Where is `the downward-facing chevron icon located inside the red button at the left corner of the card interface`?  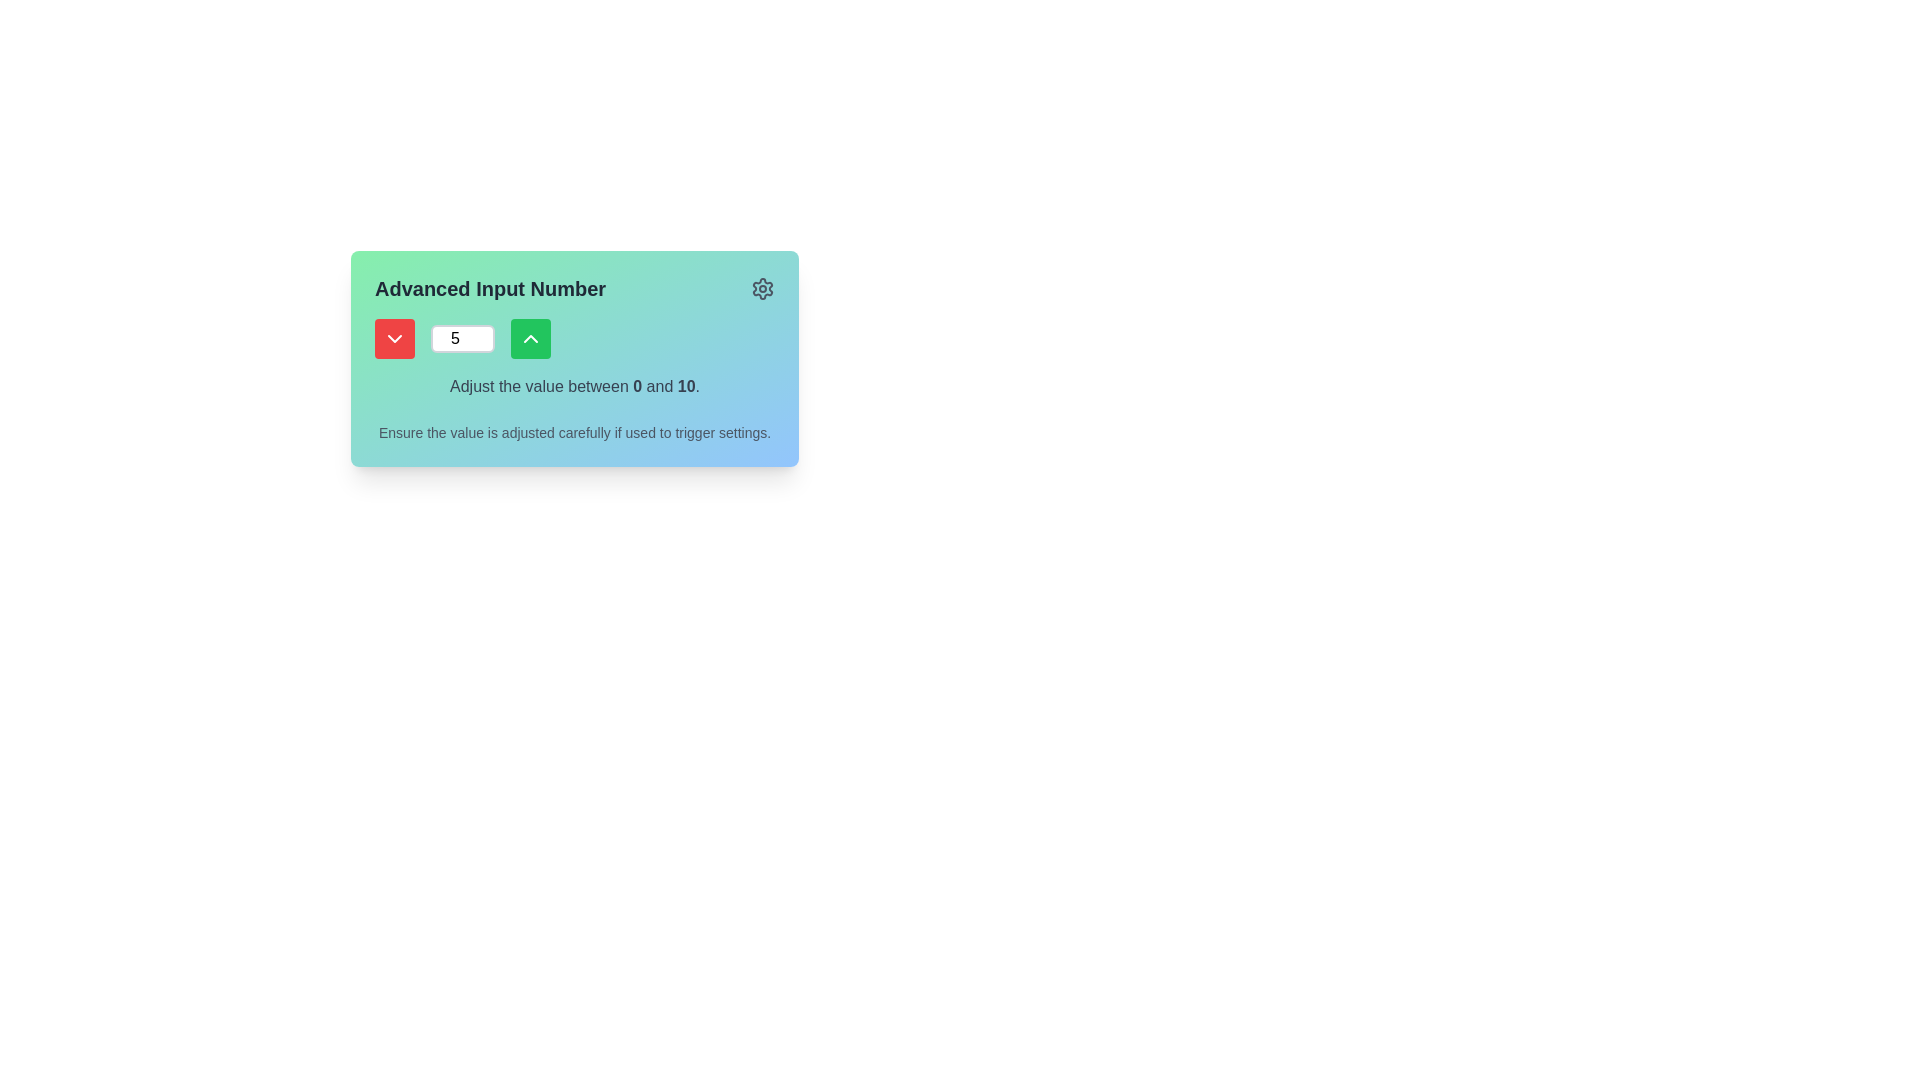
the downward-facing chevron icon located inside the red button at the left corner of the card interface is located at coordinates (394, 338).